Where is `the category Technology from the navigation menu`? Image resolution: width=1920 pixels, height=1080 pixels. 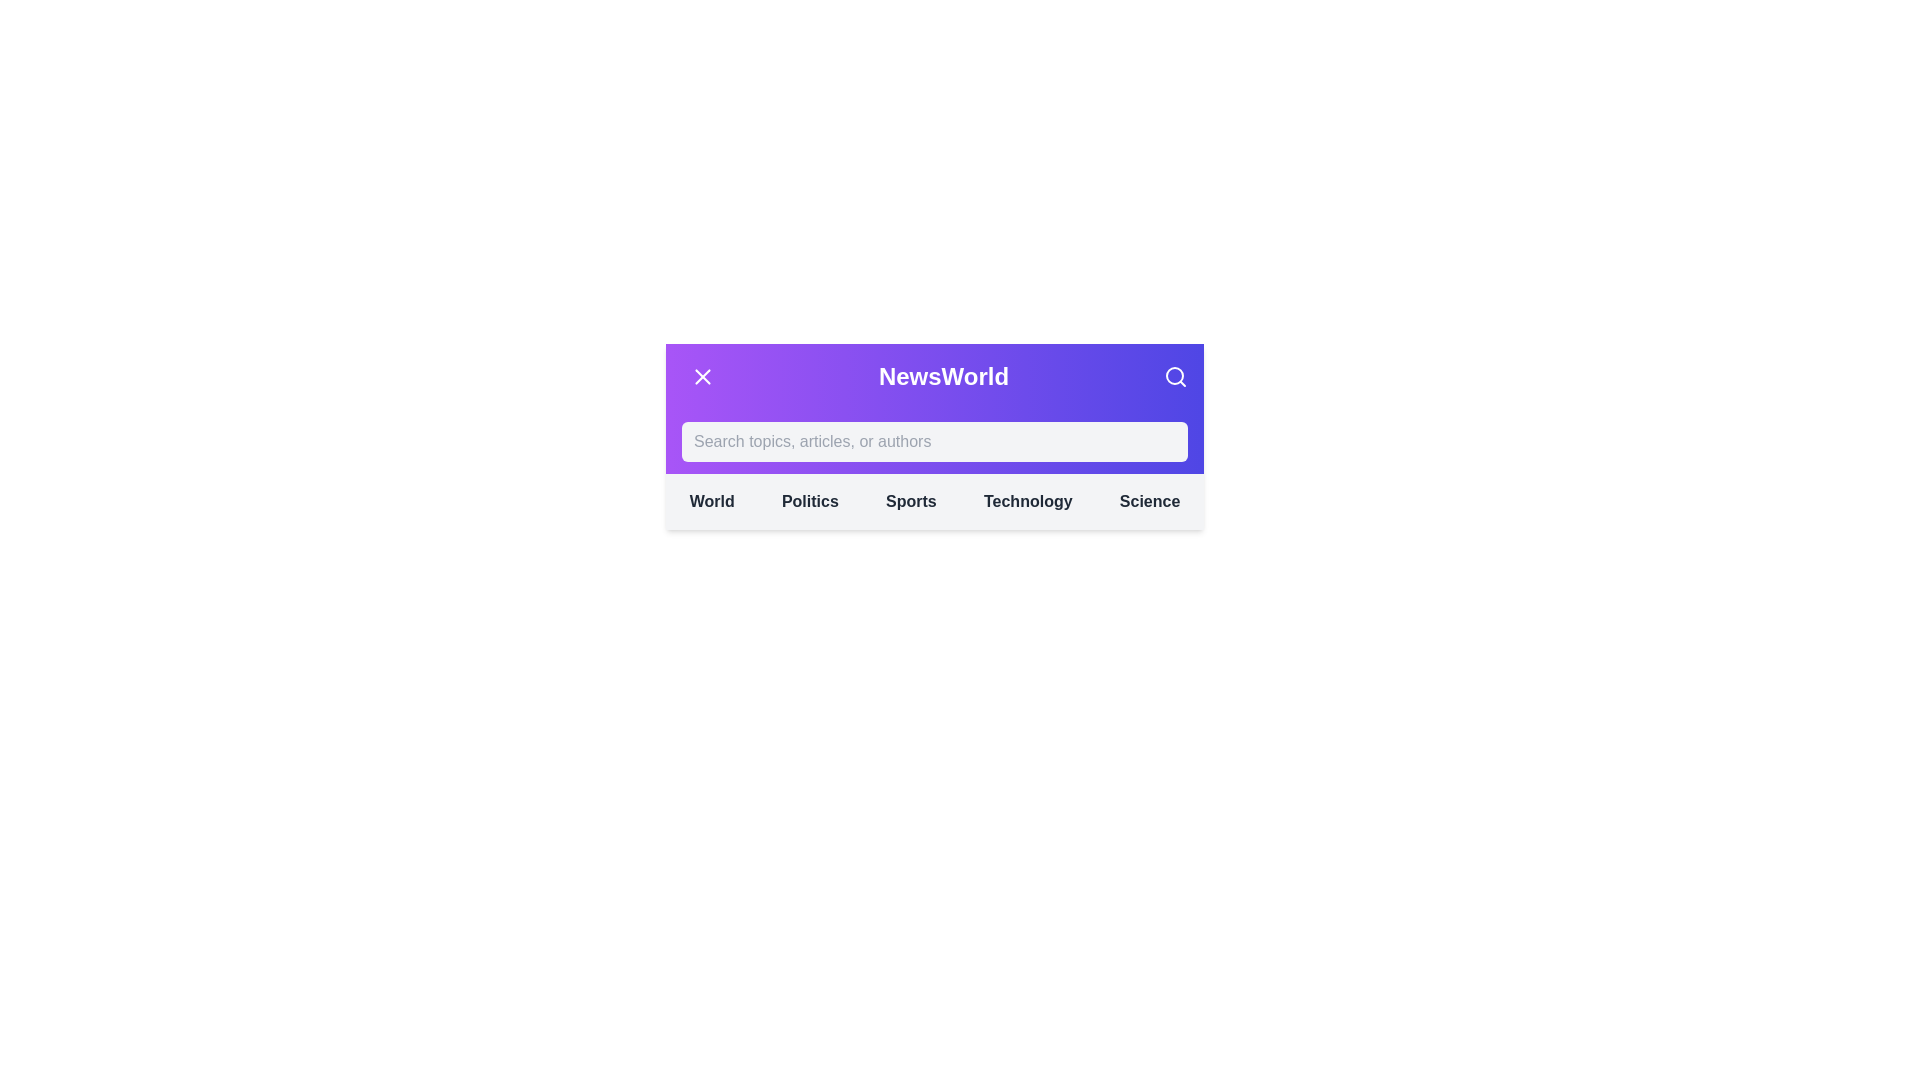
the category Technology from the navigation menu is located at coordinates (1027, 500).